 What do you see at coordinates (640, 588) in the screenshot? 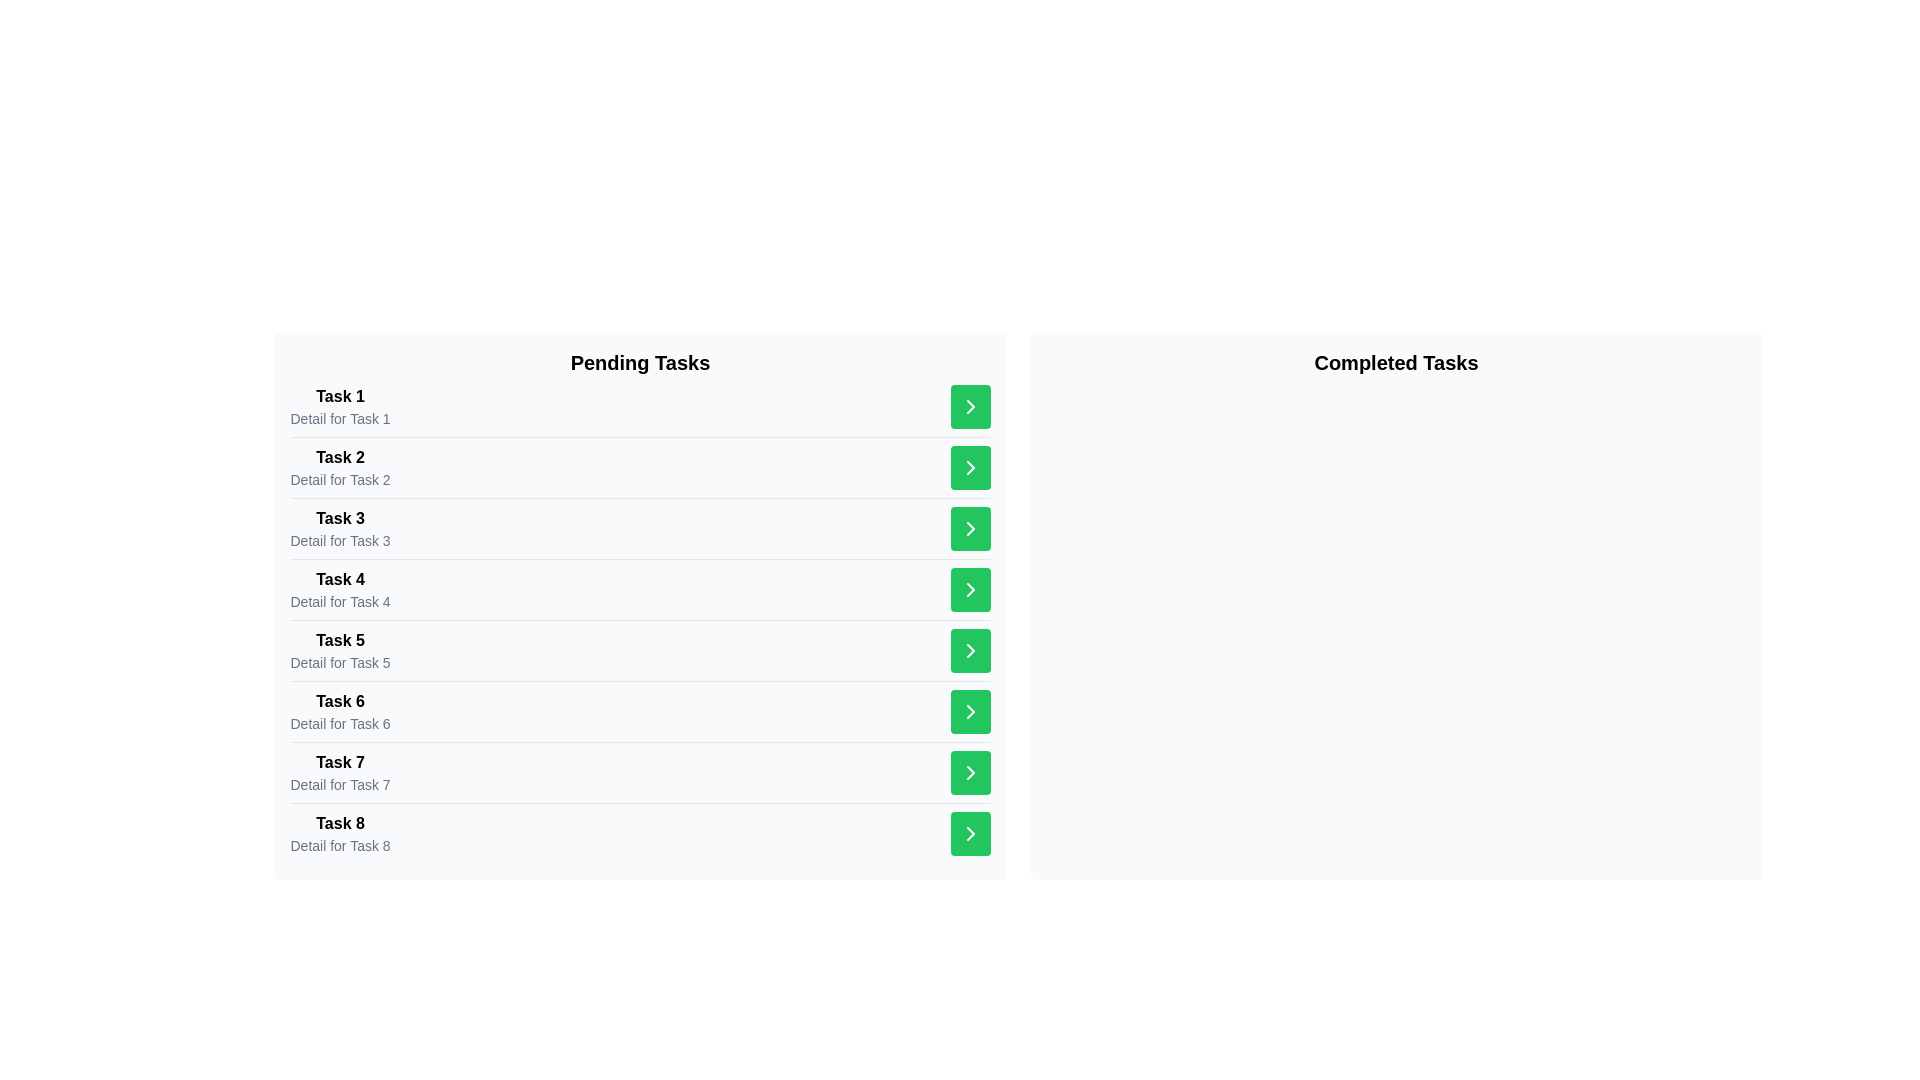
I see `the fourth task item in the 'Pending Tasks' section, which has the title 'Task 4' and a green action button with a right-facing arrow` at bounding box center [640, 588].